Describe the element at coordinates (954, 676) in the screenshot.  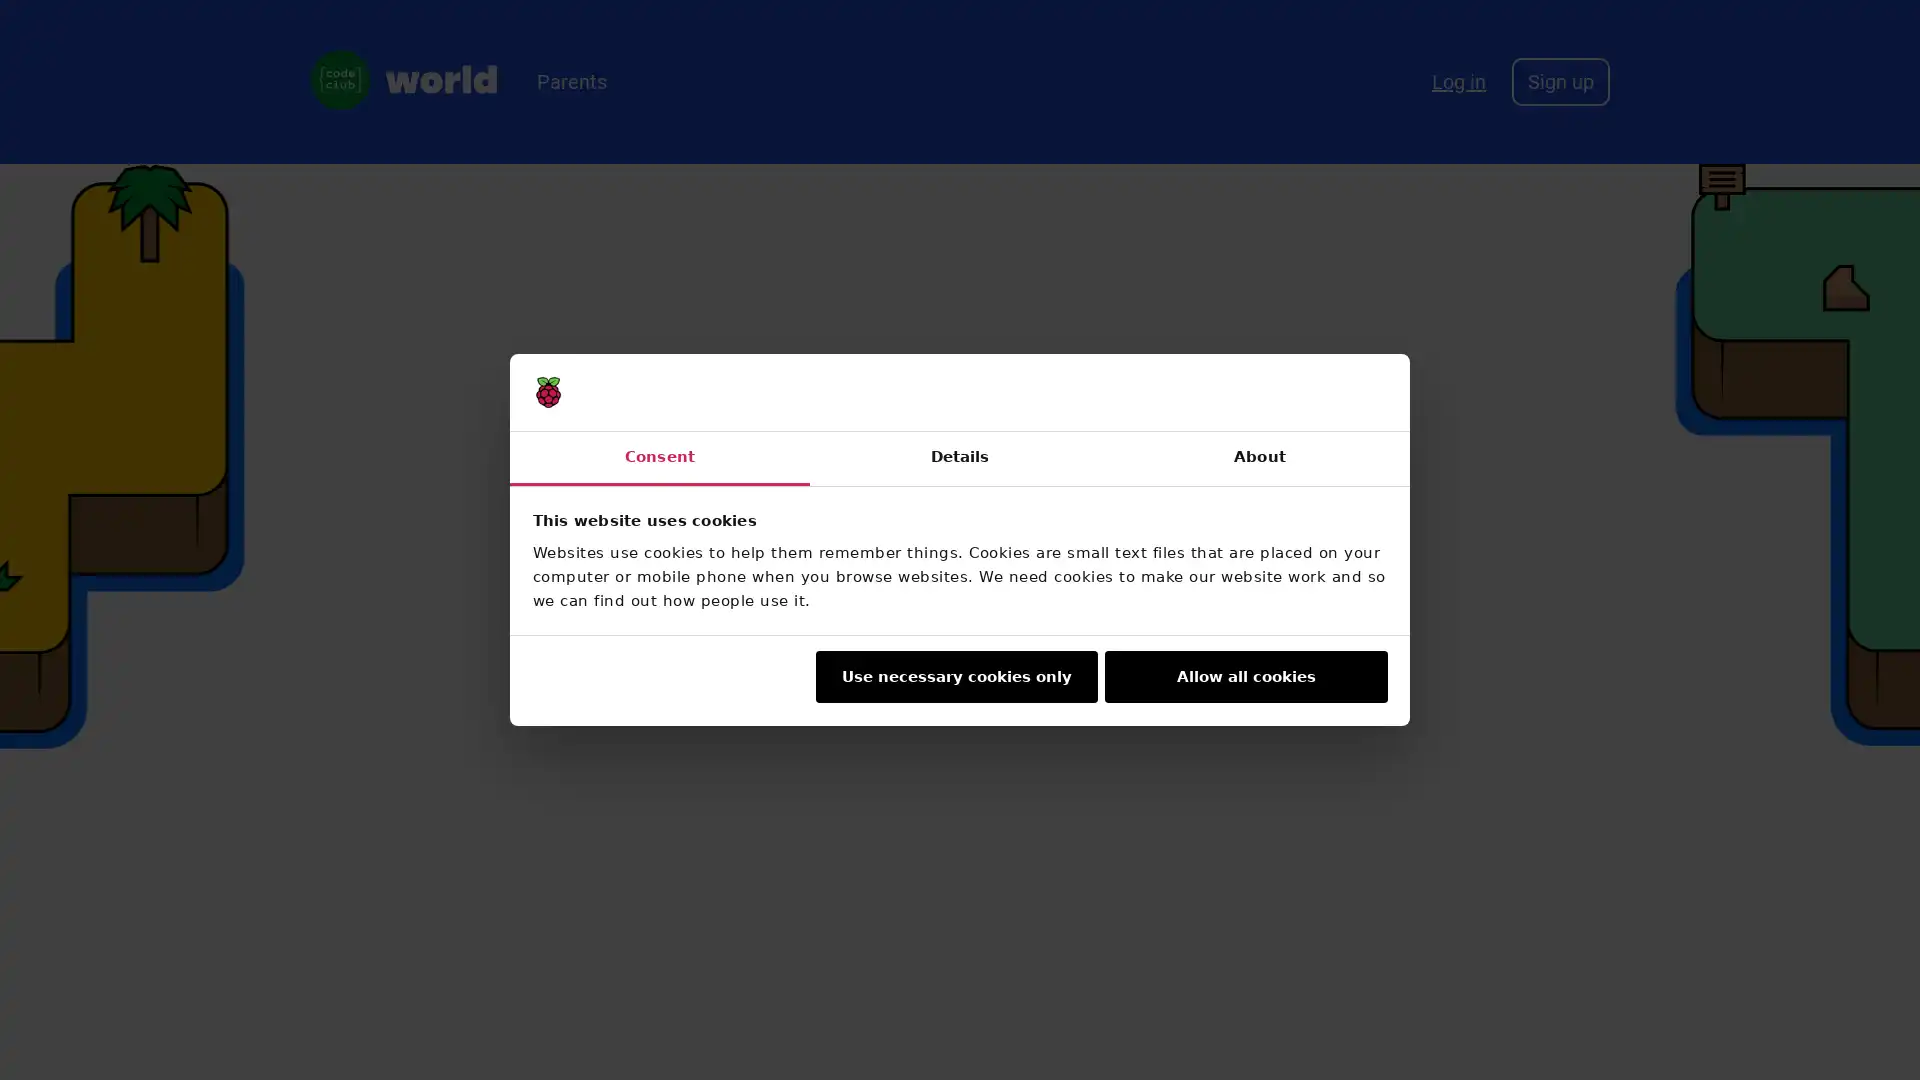
I see `Use necessary cookies only` at that location.